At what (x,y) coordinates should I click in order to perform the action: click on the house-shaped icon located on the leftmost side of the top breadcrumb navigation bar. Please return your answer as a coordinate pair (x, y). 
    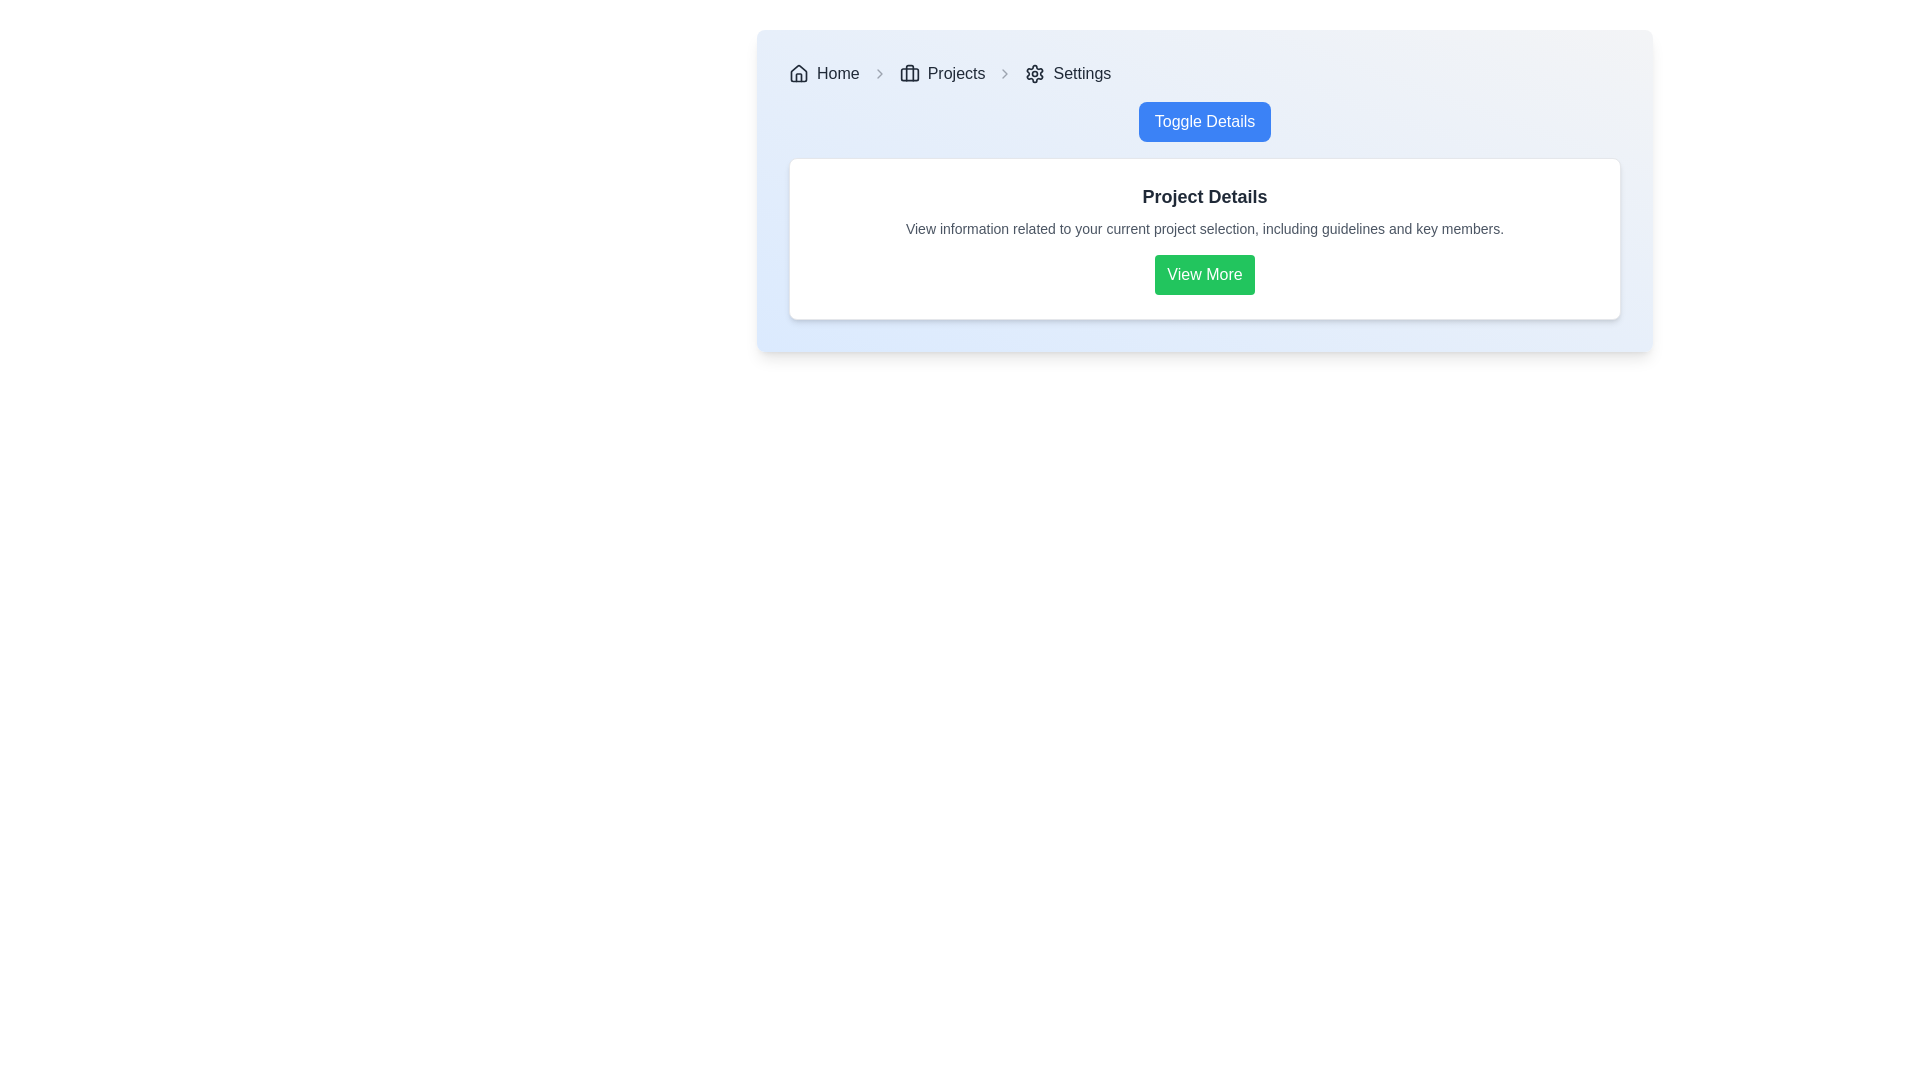
    Looking at the image, I should click on (797, 72).